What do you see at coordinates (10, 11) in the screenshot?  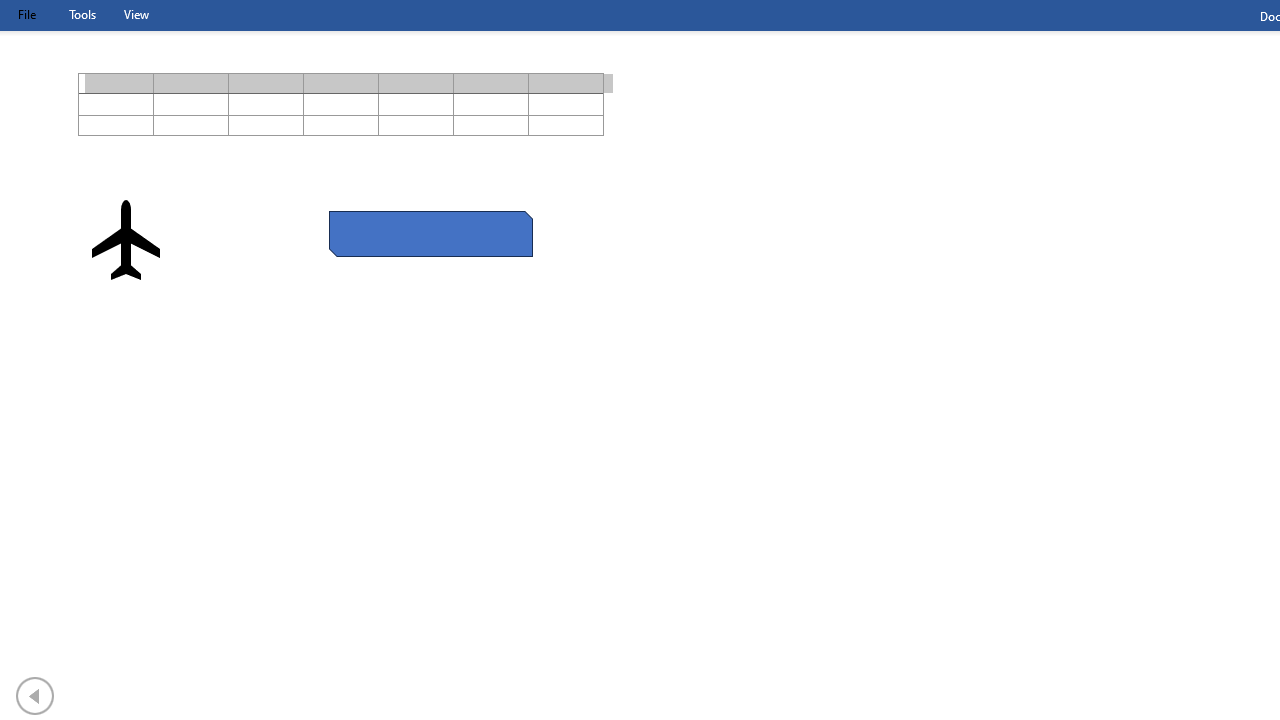 I see `'System'` at bounding box center [10, 11].